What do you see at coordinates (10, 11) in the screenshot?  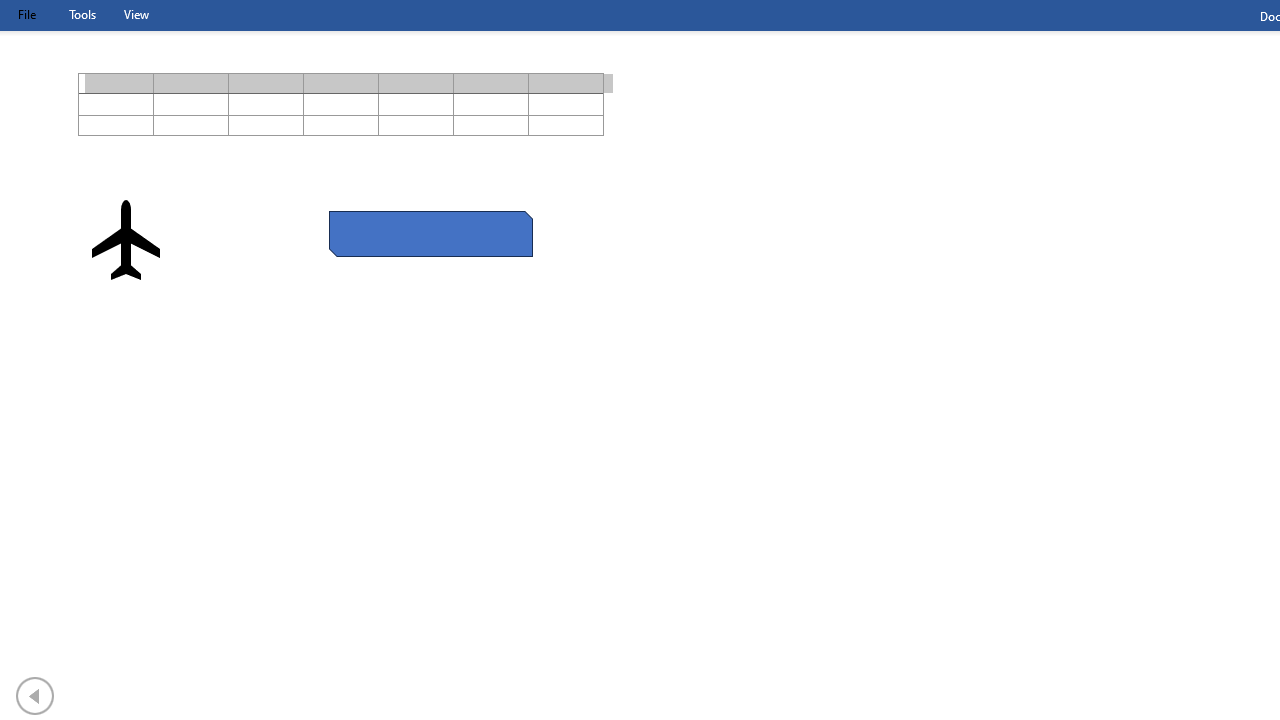 I see `'System'` at bounding box center [10, 11].